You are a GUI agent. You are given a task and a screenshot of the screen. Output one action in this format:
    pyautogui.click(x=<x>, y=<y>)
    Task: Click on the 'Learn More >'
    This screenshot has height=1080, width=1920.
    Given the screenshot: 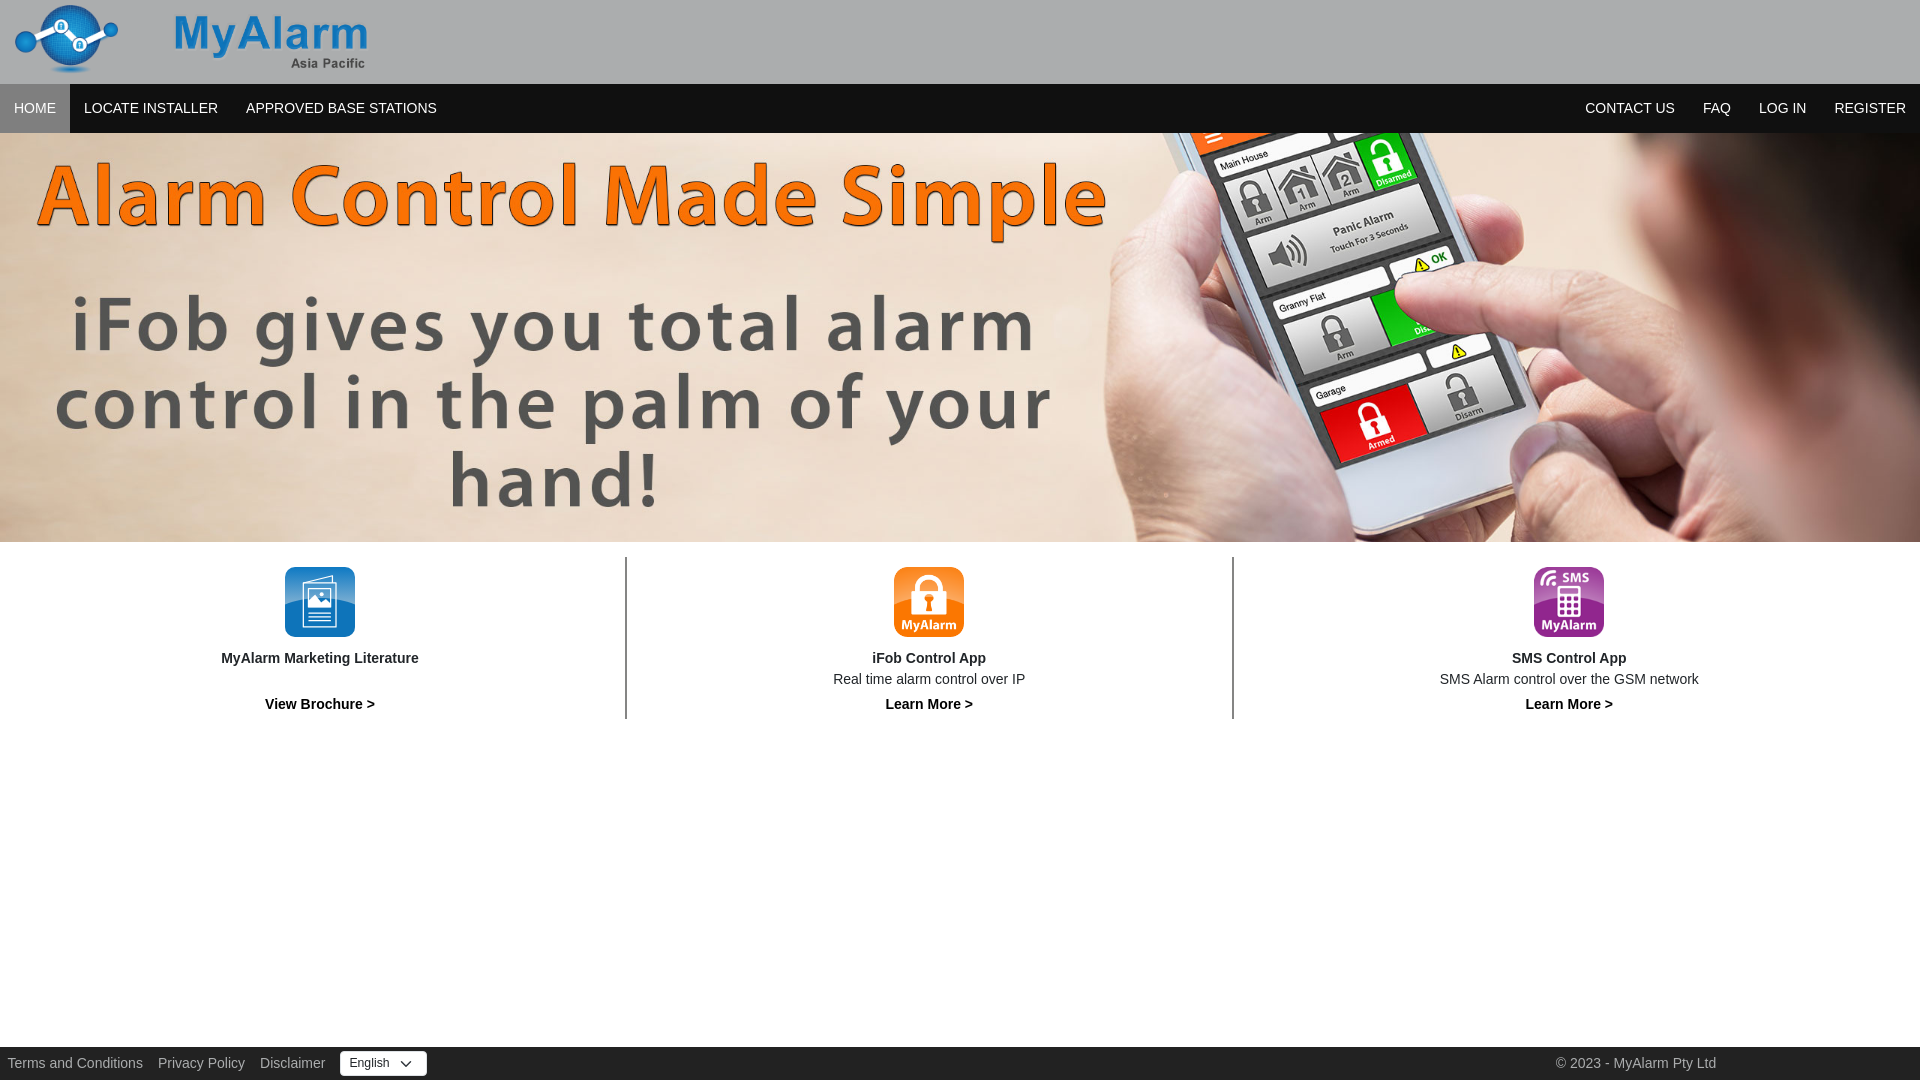 What is the action you would take?
    pyautogui.click(x=929, y=703)
    